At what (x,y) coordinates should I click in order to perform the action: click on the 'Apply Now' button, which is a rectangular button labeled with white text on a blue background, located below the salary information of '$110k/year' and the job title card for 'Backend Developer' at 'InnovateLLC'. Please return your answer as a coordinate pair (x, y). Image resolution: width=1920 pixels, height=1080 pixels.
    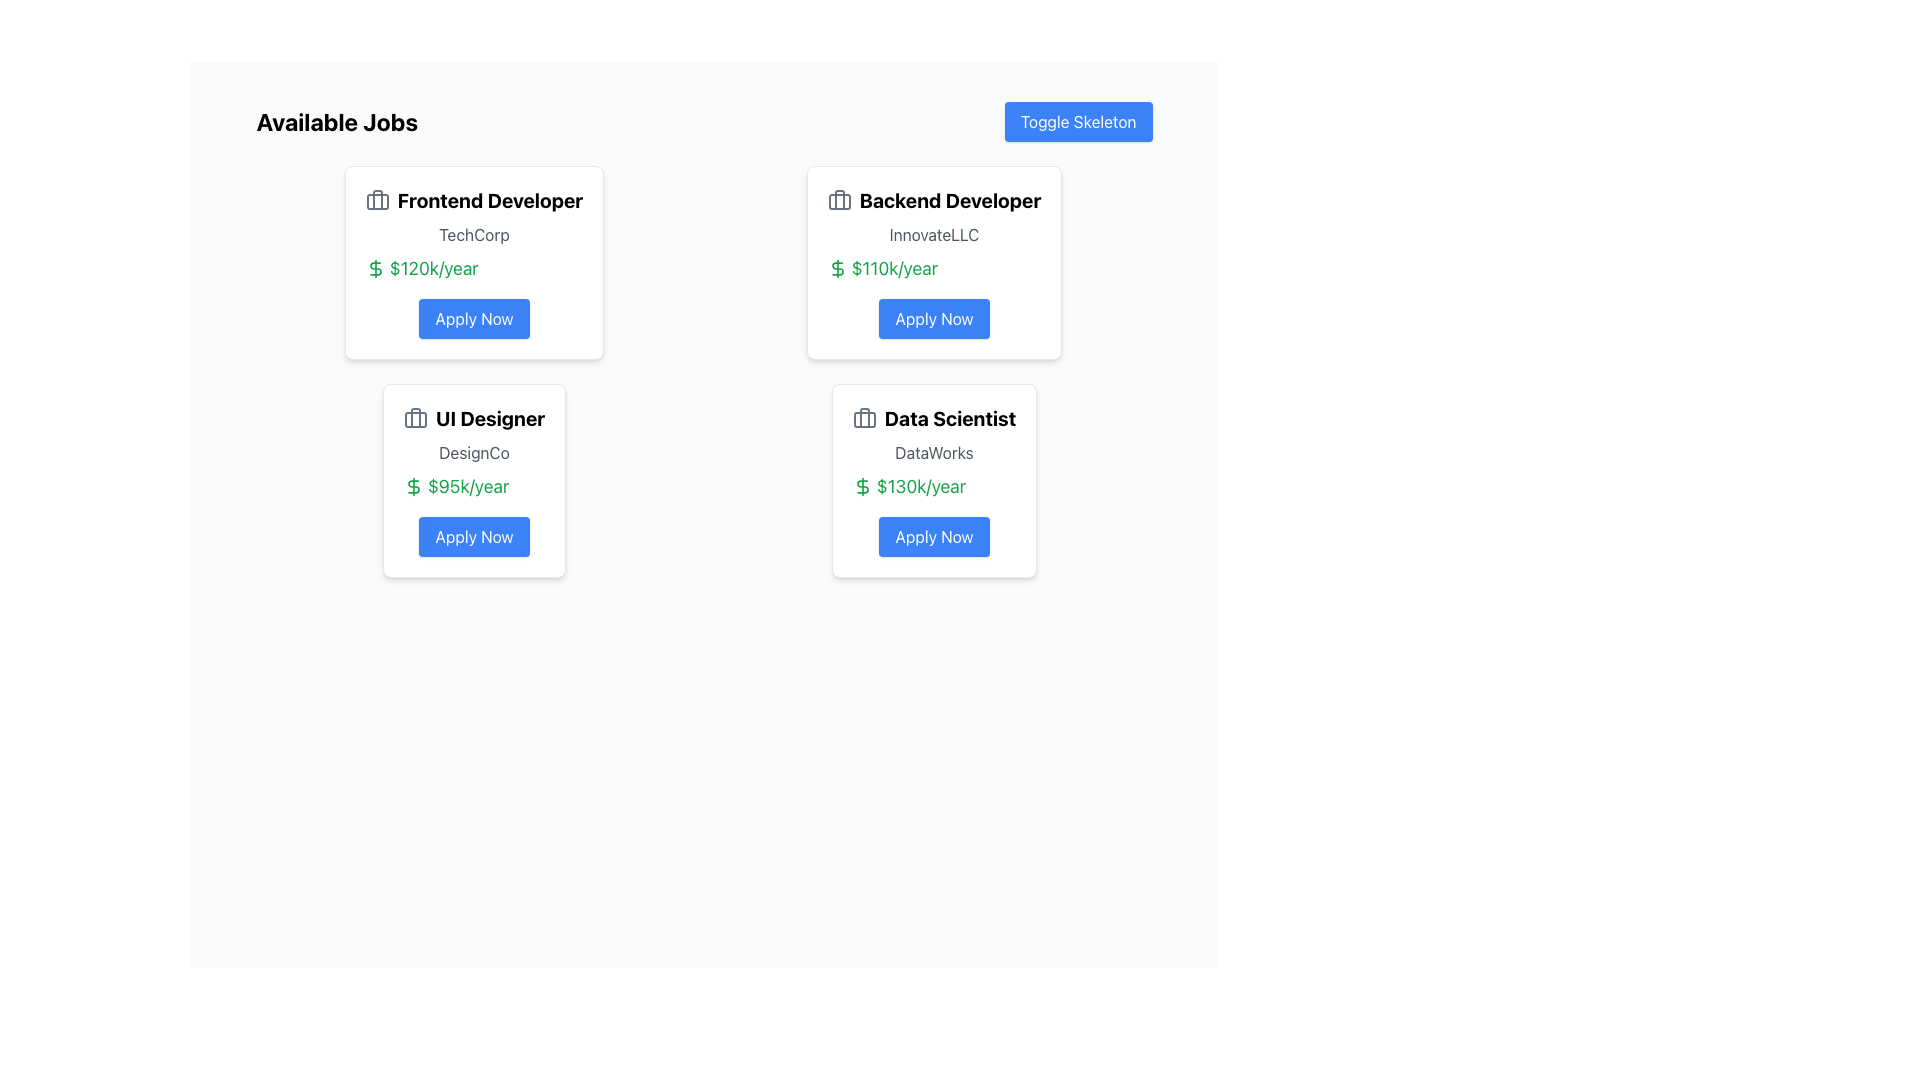
    Looking at the image, I should click on (933, 318).